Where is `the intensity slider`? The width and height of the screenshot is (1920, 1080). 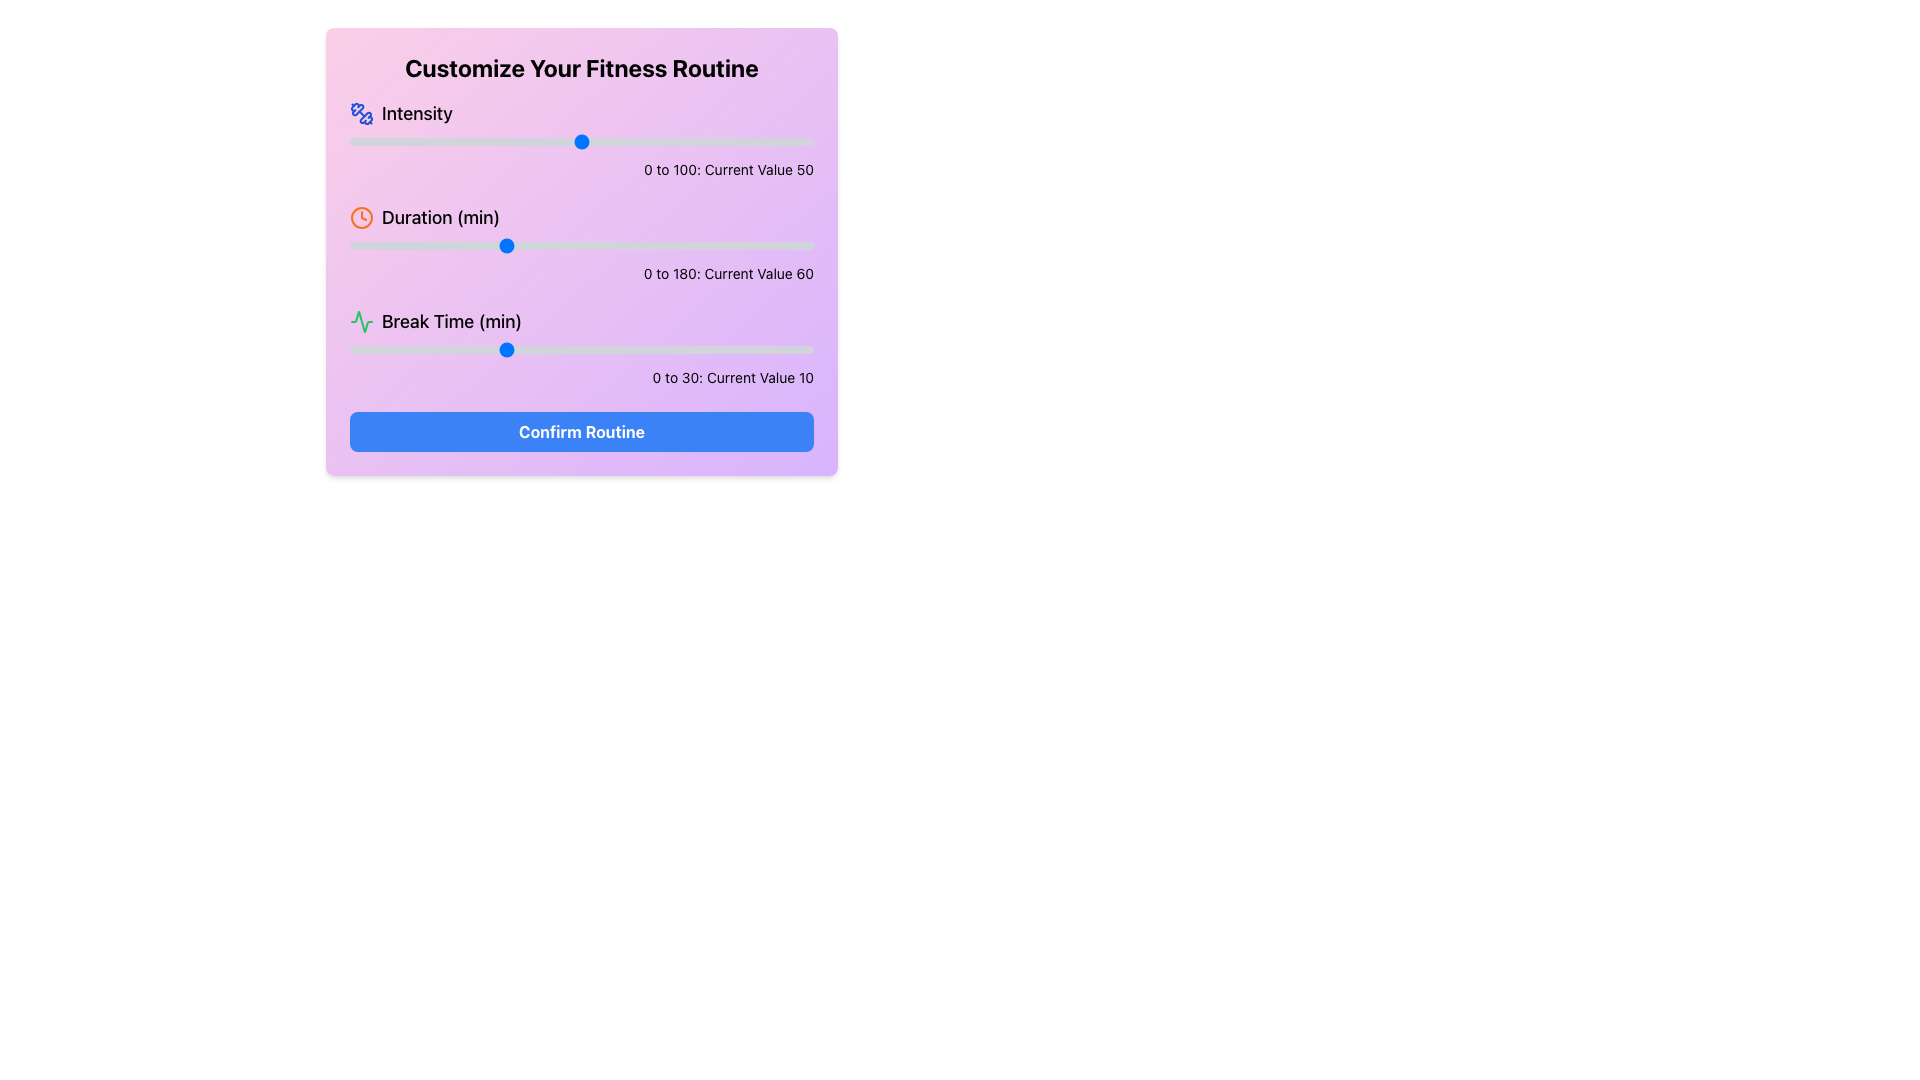 the intensity slider is located at coordinates (507, 141).